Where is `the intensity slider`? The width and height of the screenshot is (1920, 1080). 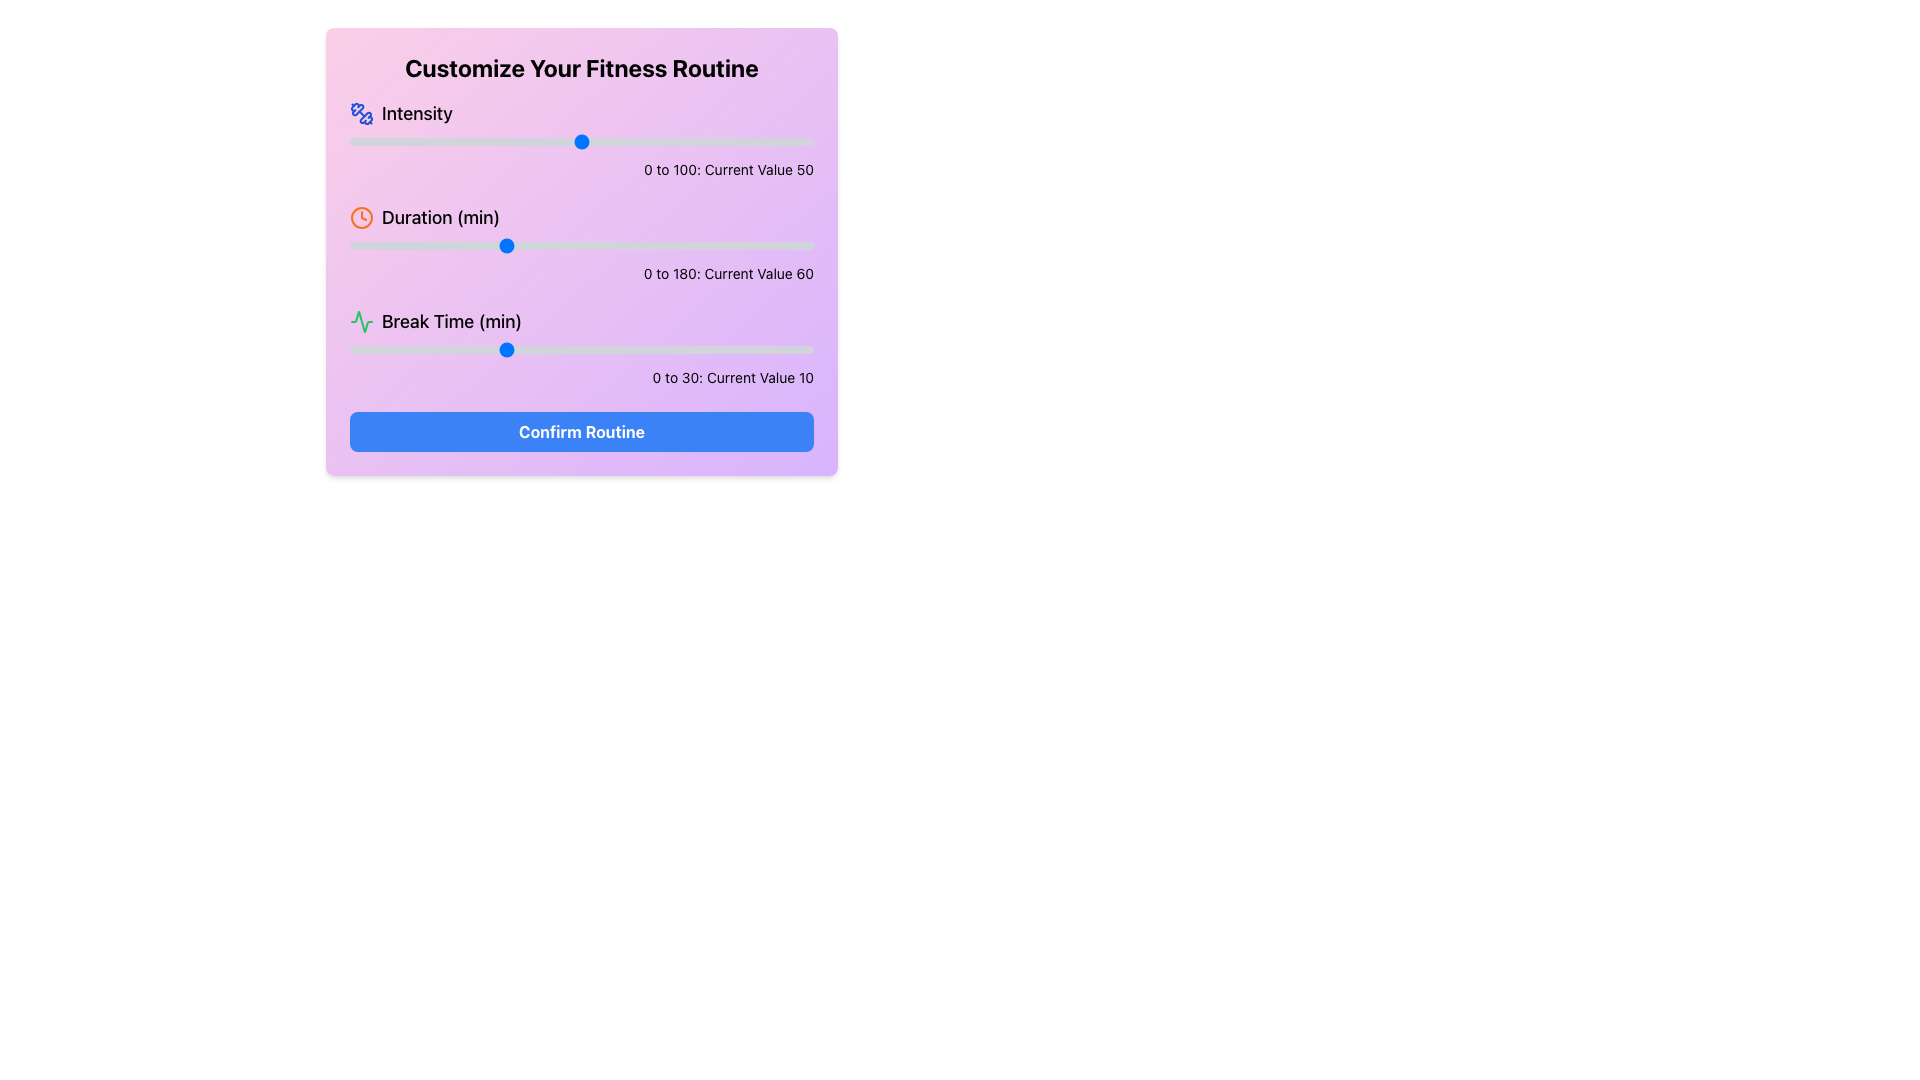 the intensity slider is located at coordinates (507, 141).